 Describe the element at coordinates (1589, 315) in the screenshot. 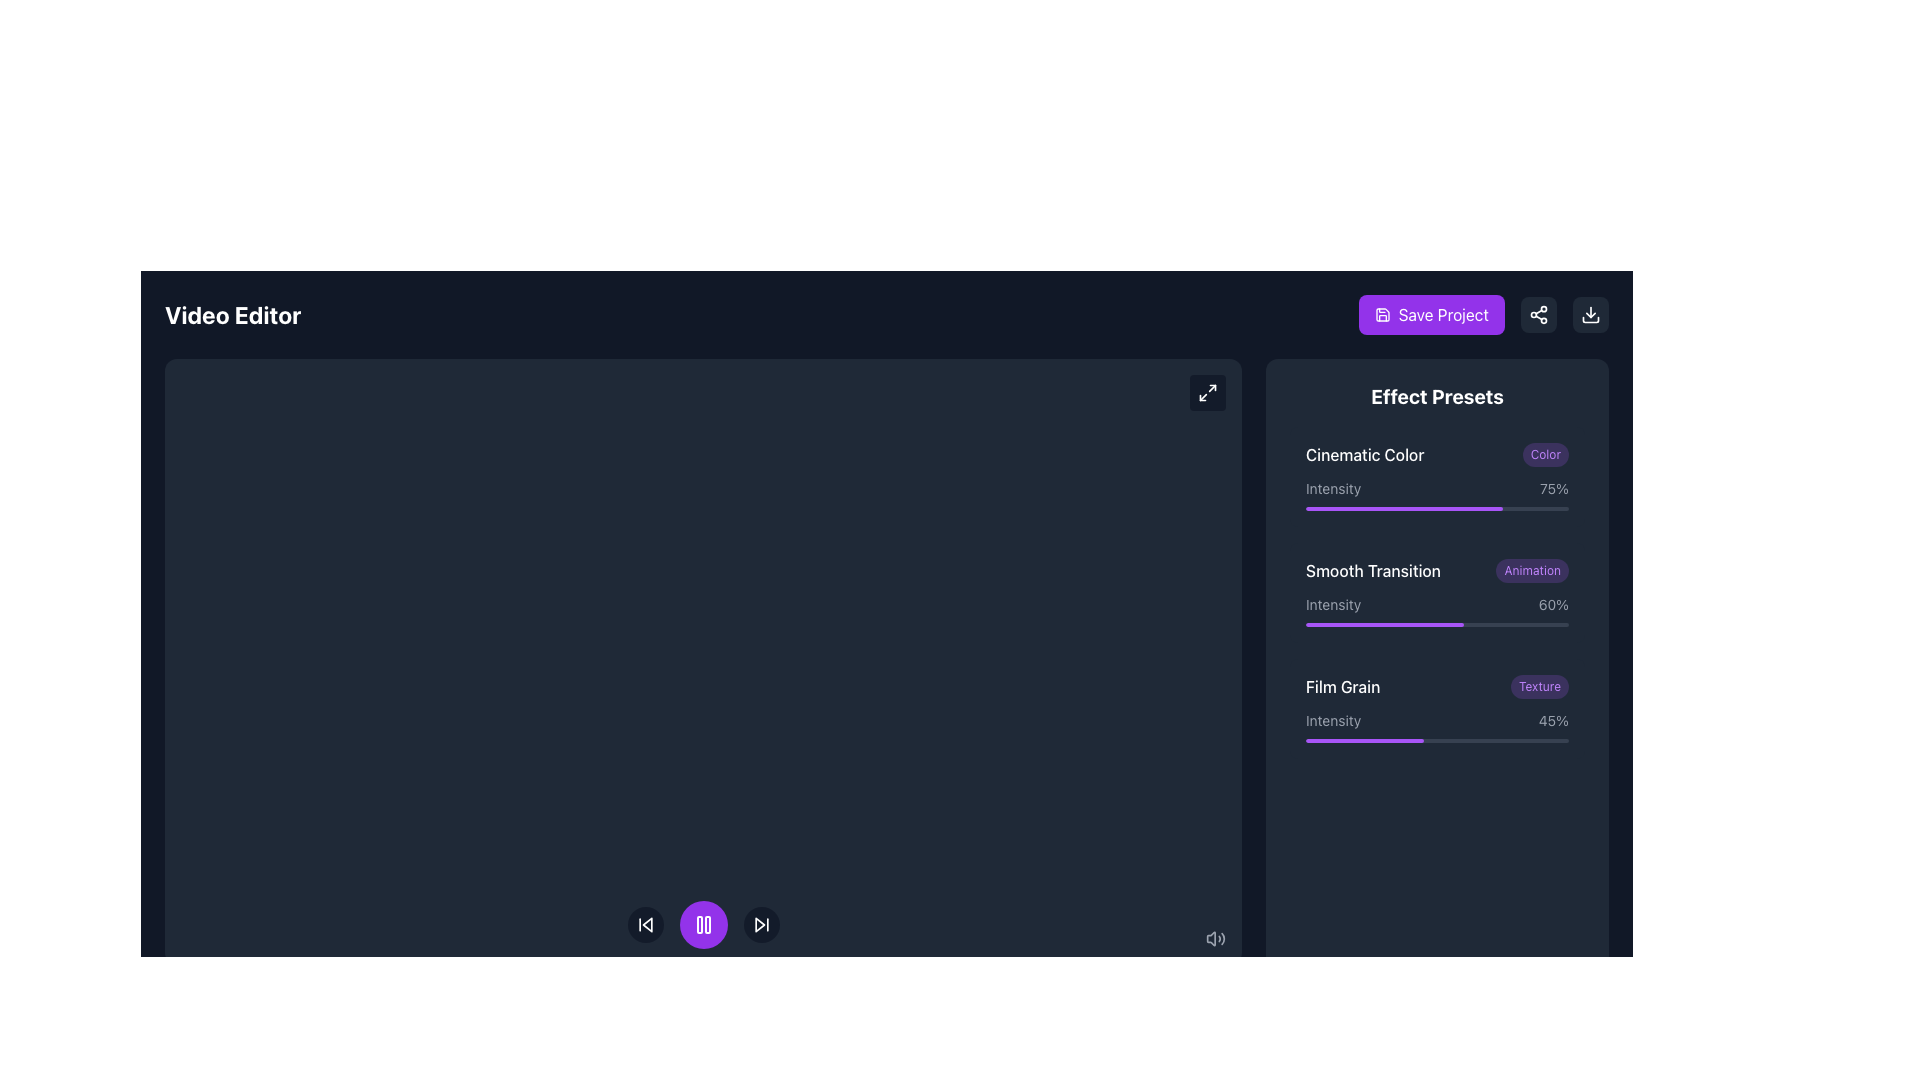

I see `the download button, which is the third icon from the left in the top-right corner of the interface` at that location.